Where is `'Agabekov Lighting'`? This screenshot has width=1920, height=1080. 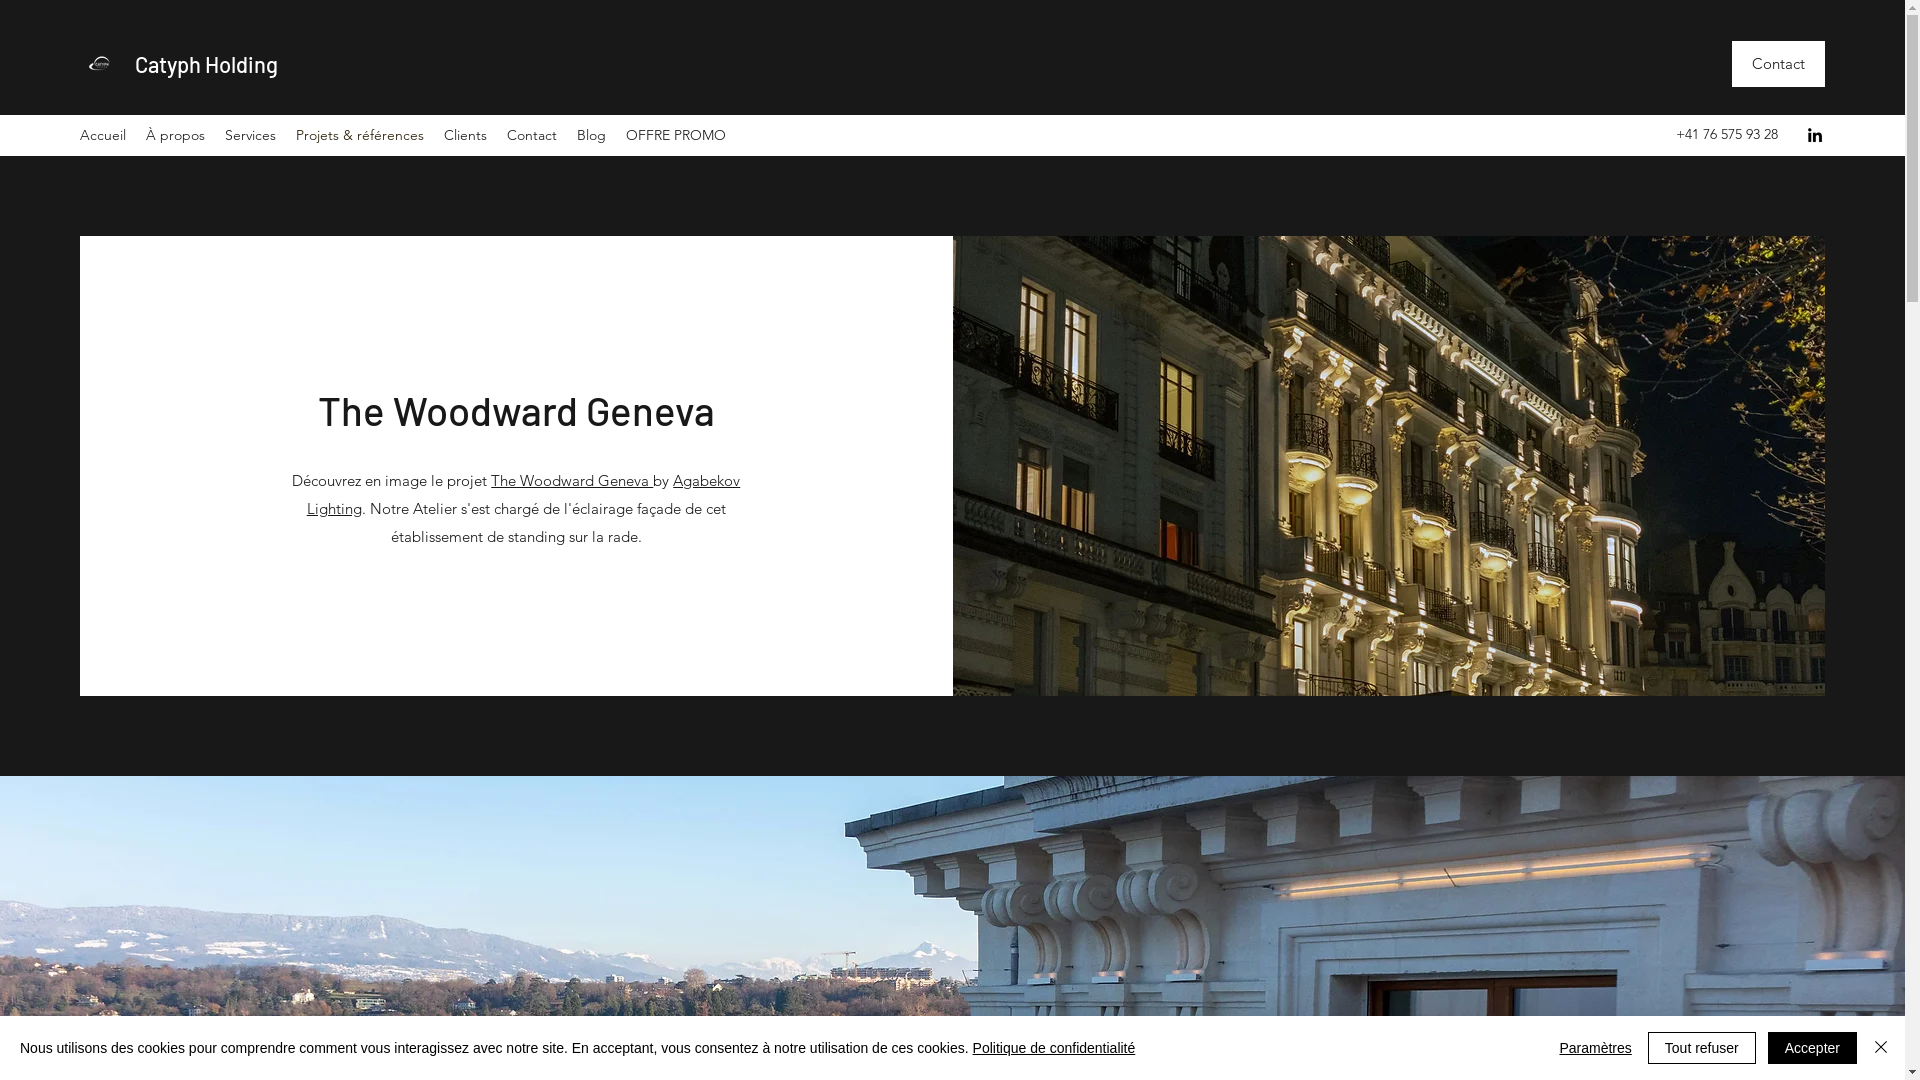 'Agabekov Lighting' is located at coordinates (523, 494).